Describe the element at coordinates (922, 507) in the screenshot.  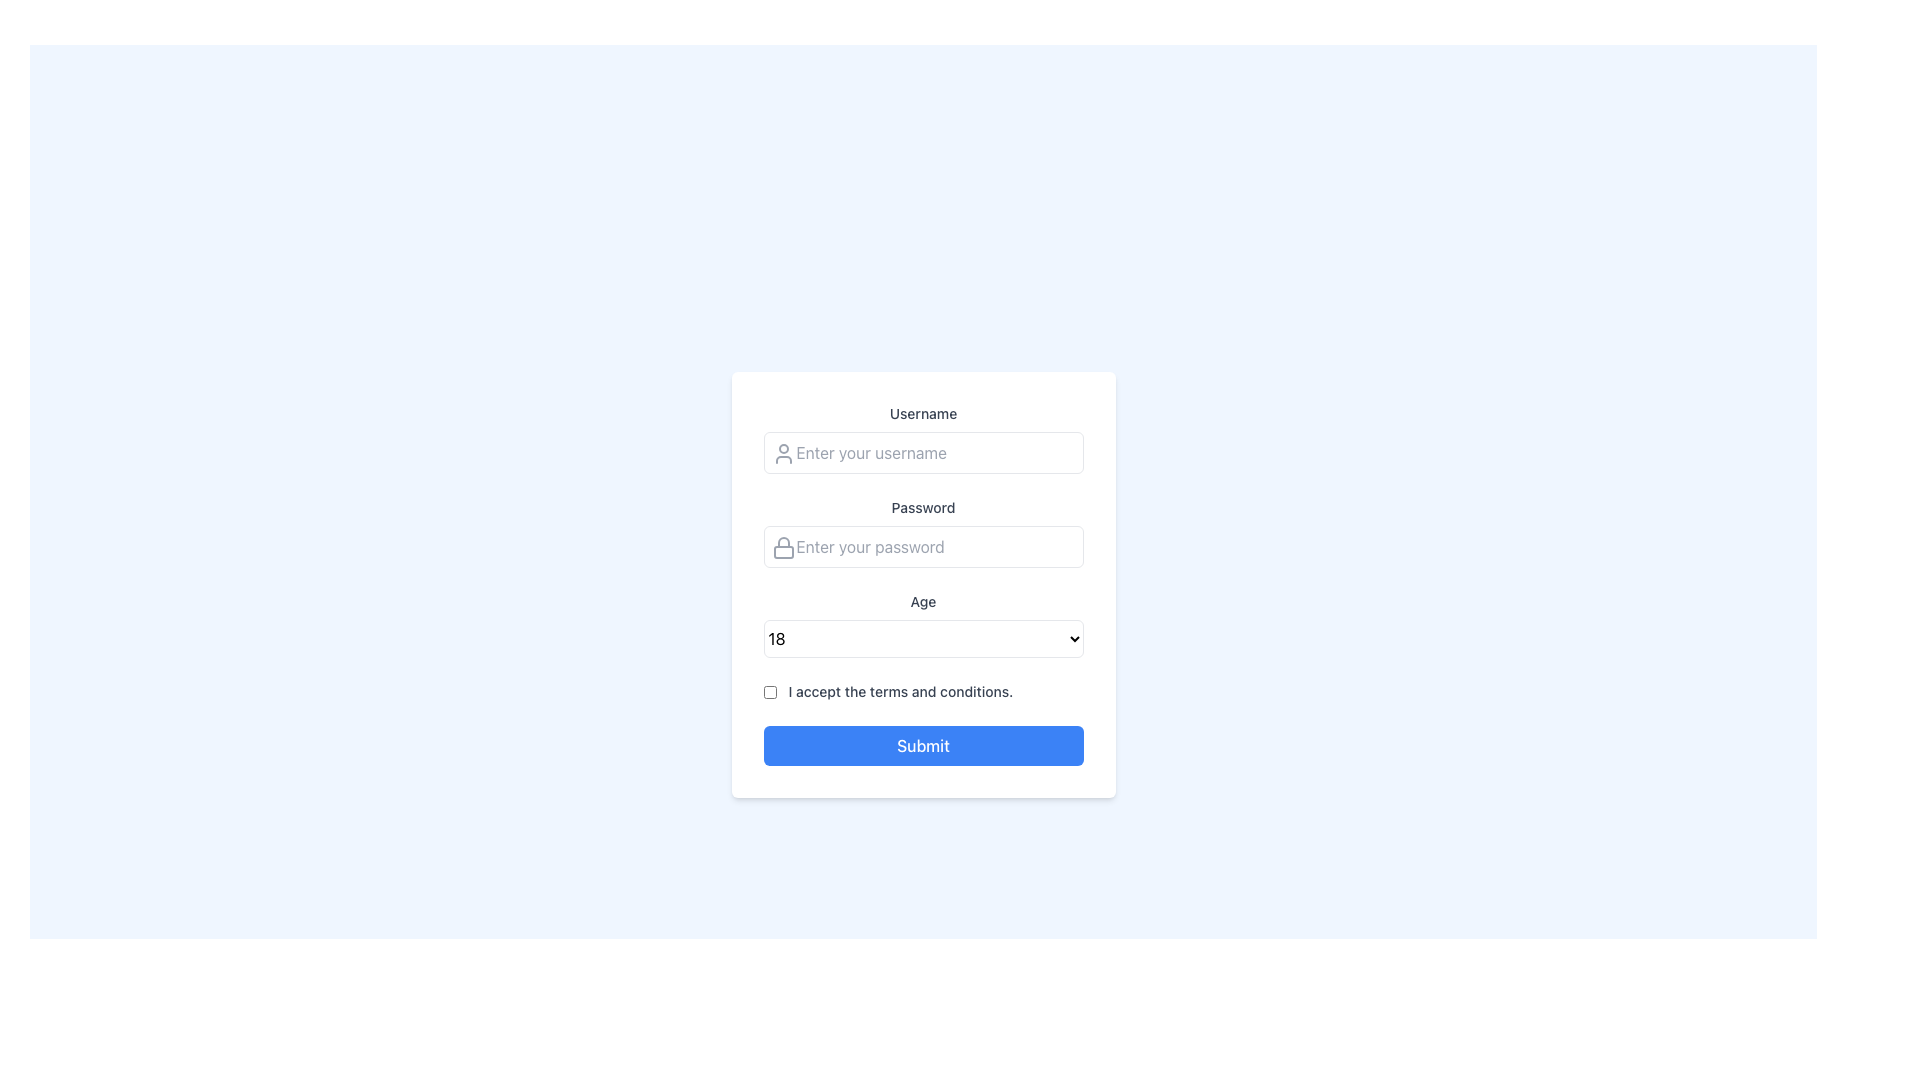
I see `the 'Password' label element, which is a dark gray text label displayed in a sans-serif font, positioned above the password input field in the form layout` at that location.